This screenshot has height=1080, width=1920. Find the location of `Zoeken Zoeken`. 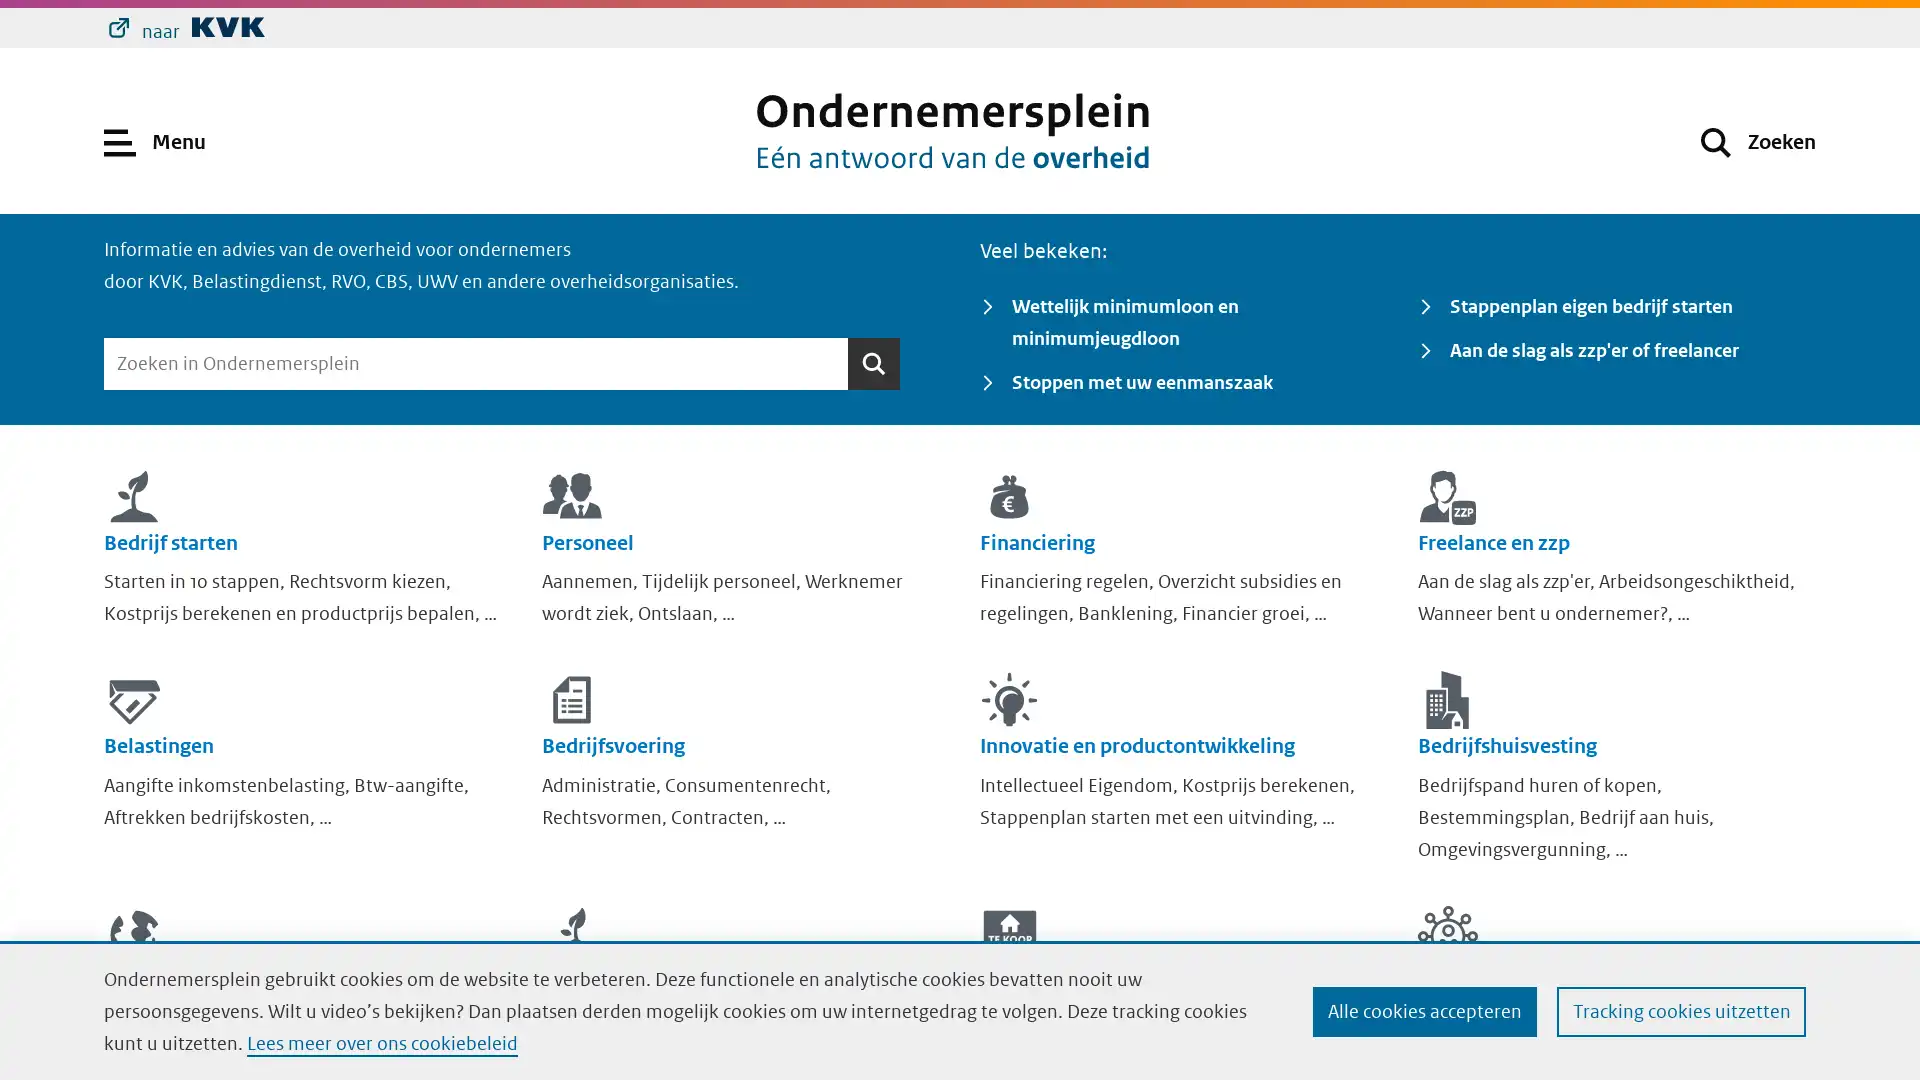

Zoeken Zoeken is located at coordinates (873, 370).